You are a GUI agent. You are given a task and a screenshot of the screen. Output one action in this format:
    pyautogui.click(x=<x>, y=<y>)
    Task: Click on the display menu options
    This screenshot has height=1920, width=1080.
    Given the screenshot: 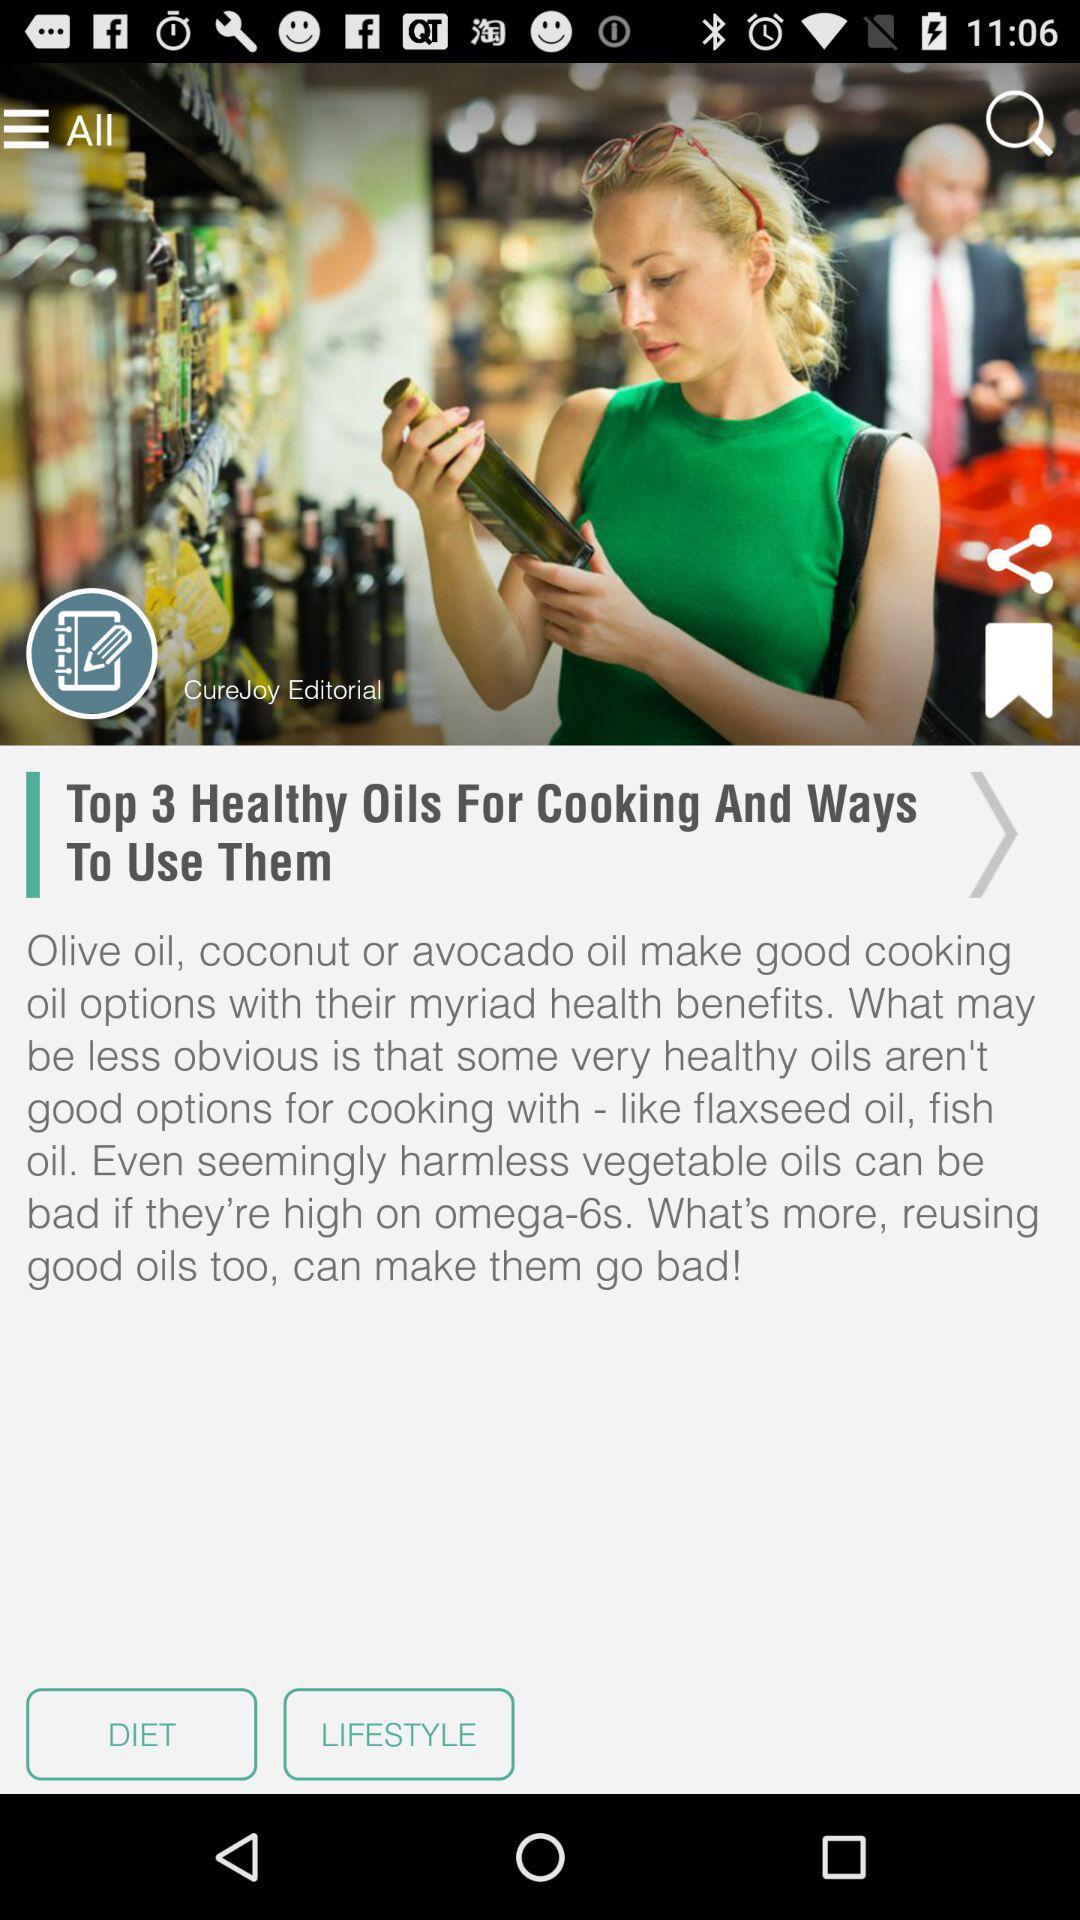 What is the action you would take?
    pyautogui.click(x=26, y=128)
    